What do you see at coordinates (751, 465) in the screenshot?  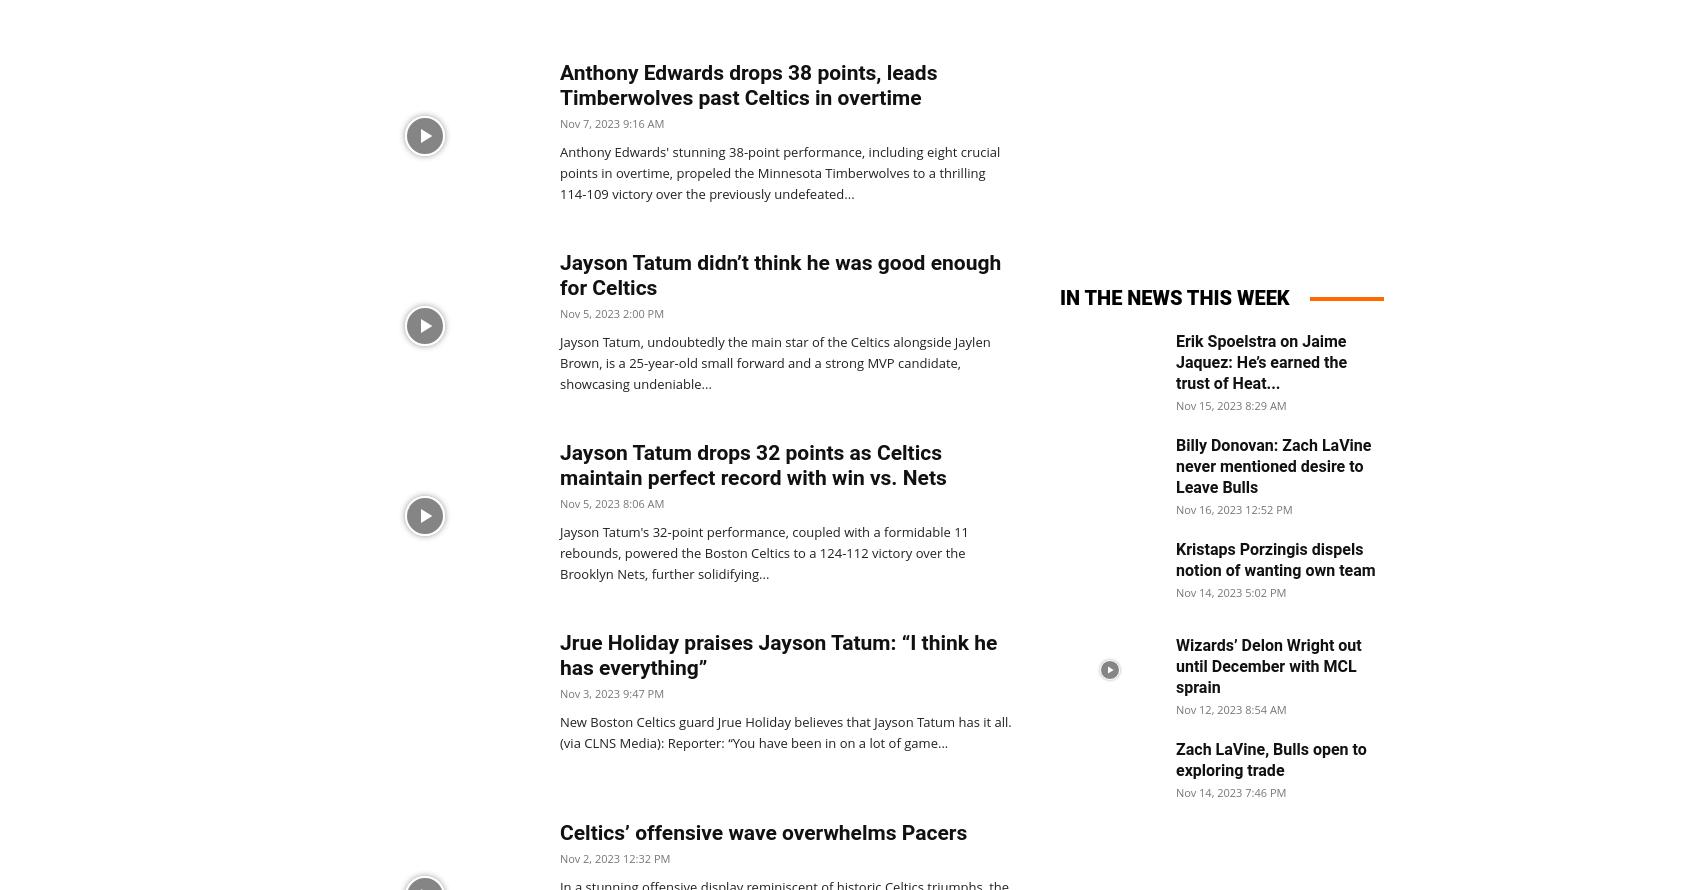 I see `'Jayson Tatum drops 32 points as Celtics maintain perfect record with win vs. Nets'` at bounding box center [751, 465].